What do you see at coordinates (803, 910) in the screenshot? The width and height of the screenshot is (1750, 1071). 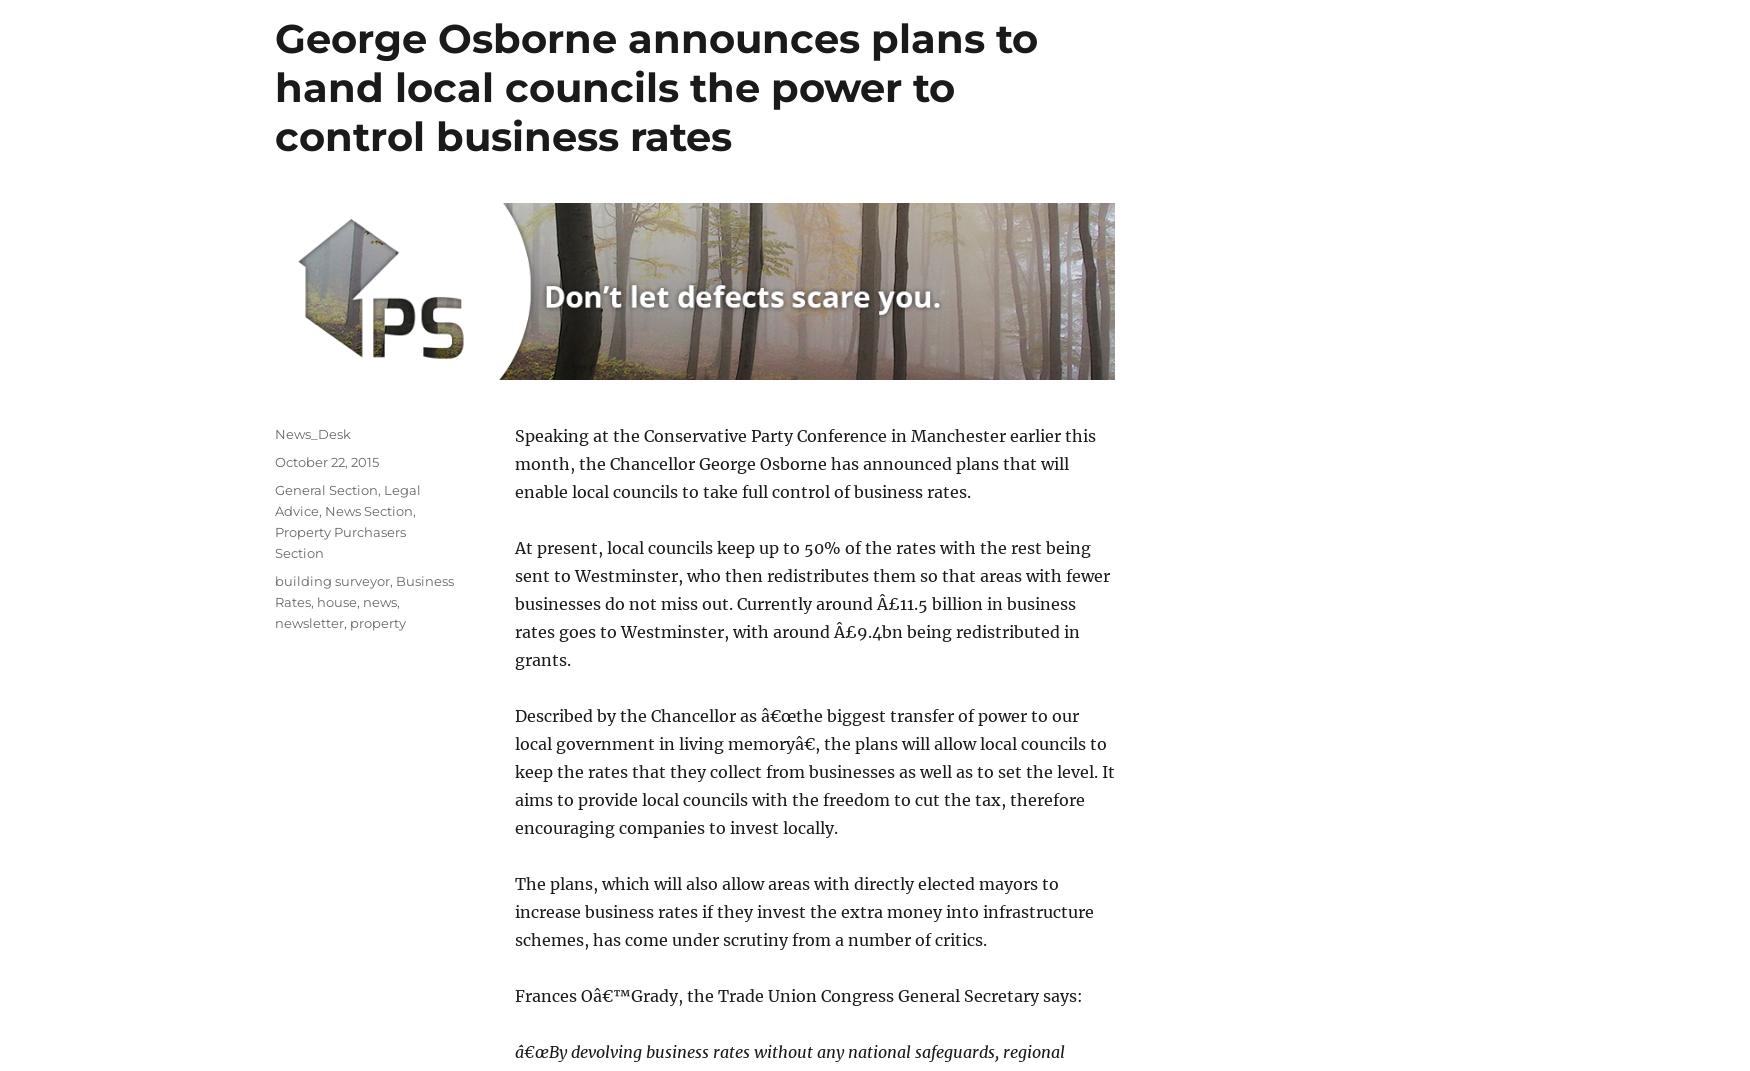 I see `'The plans, which will also allow areas with directly elected mayors to increase business rates if they invest the extra money into infrastructure schemes, has come under scrutiny from a number of critics.'` at bounding box center [803, 910].